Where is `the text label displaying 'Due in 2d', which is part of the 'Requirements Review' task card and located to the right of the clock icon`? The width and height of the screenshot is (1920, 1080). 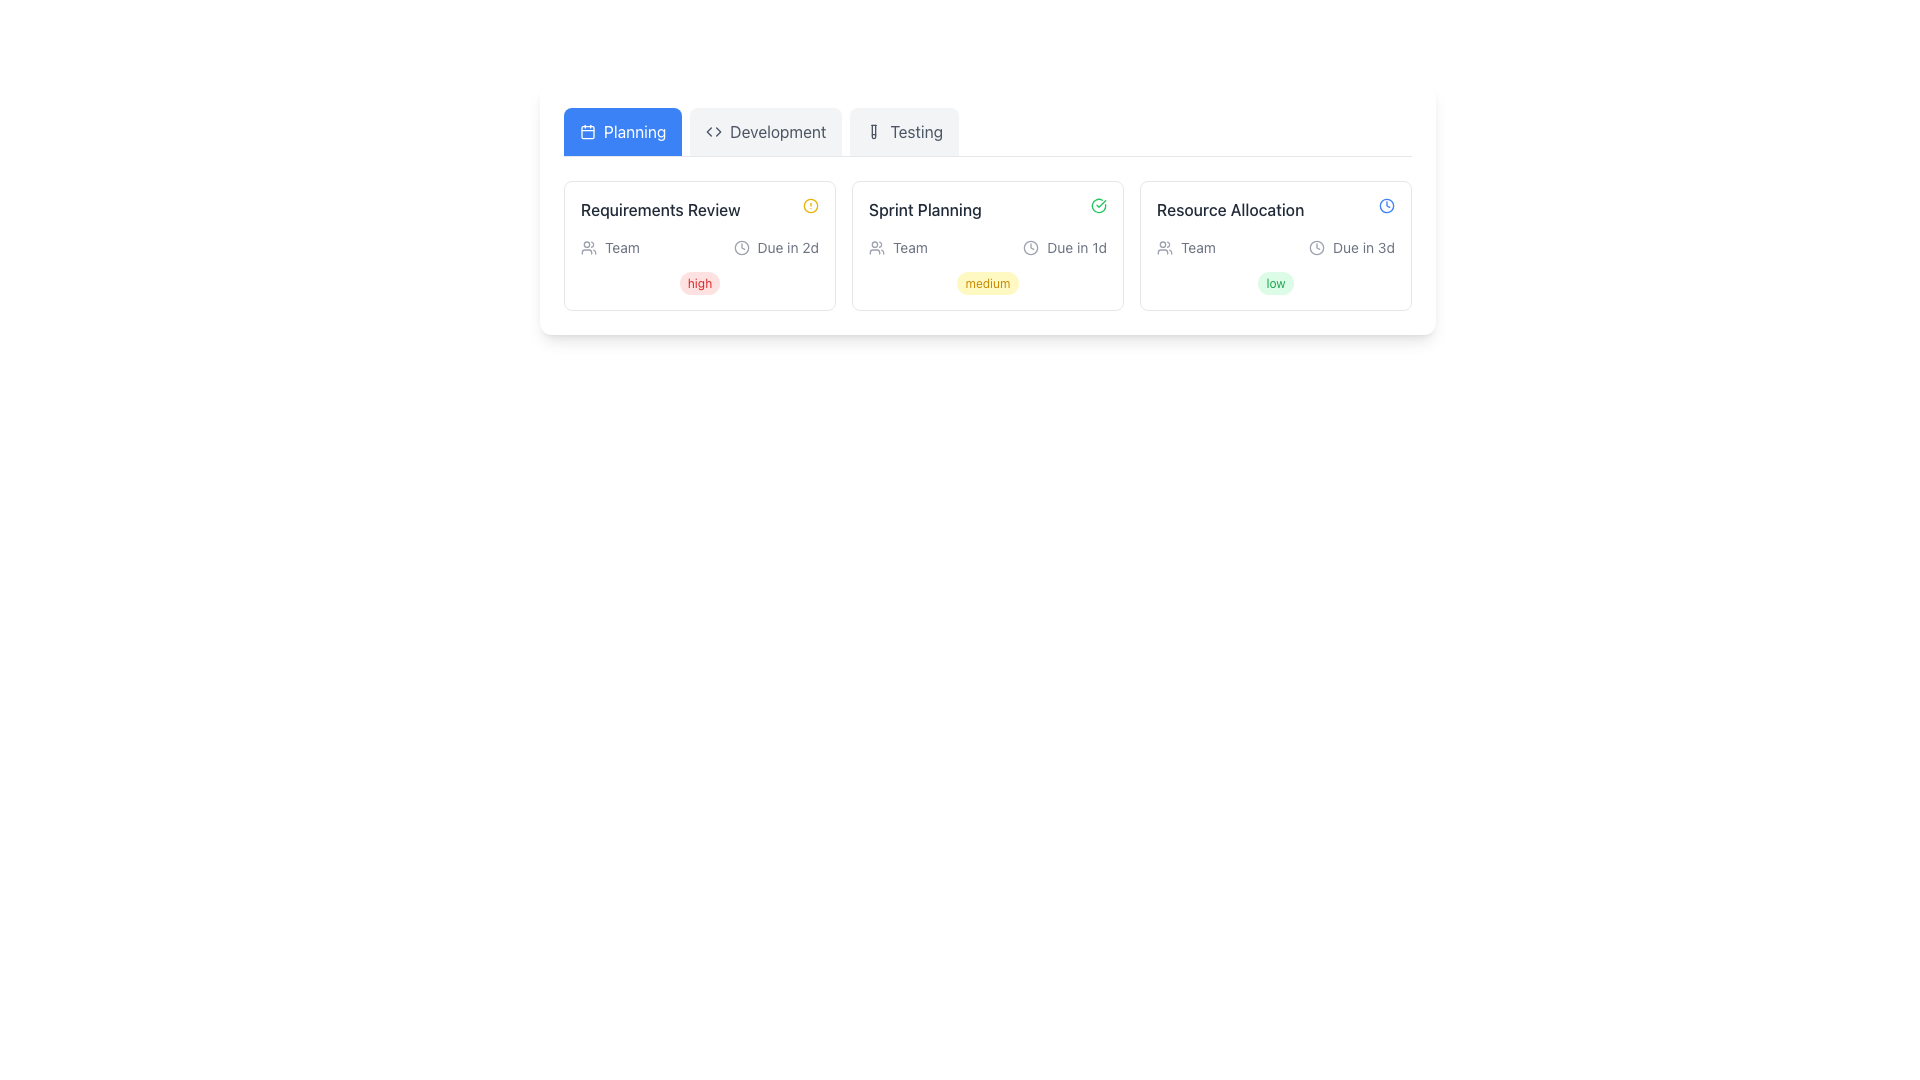 the text label displaying 'Due in 2d', which is part of the 'Requirements Review' task card and located to the right of the clock icon is located at coordinates (787, 246).